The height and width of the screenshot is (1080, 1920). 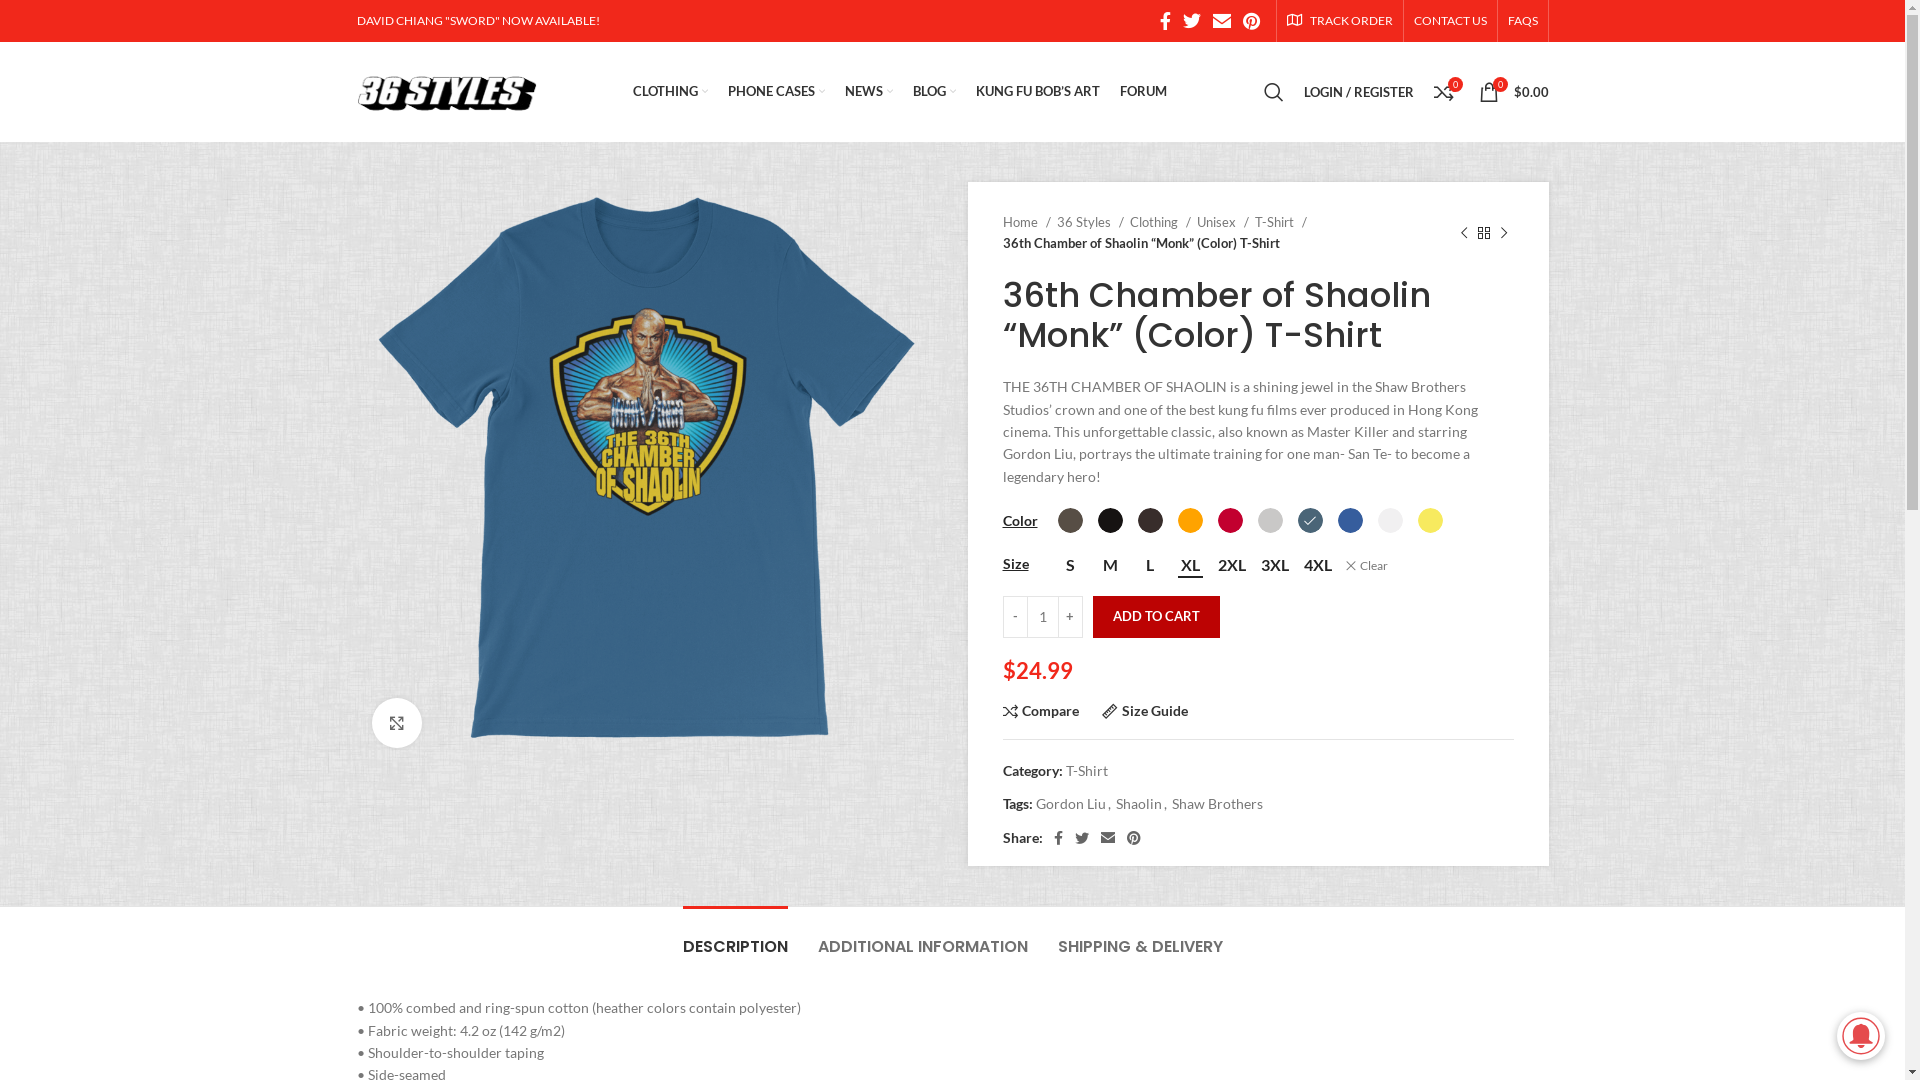 What do you see at coordinates (933, 92) in the screenshot?
I see `'BLOG'` at bounding box center [933, 92].